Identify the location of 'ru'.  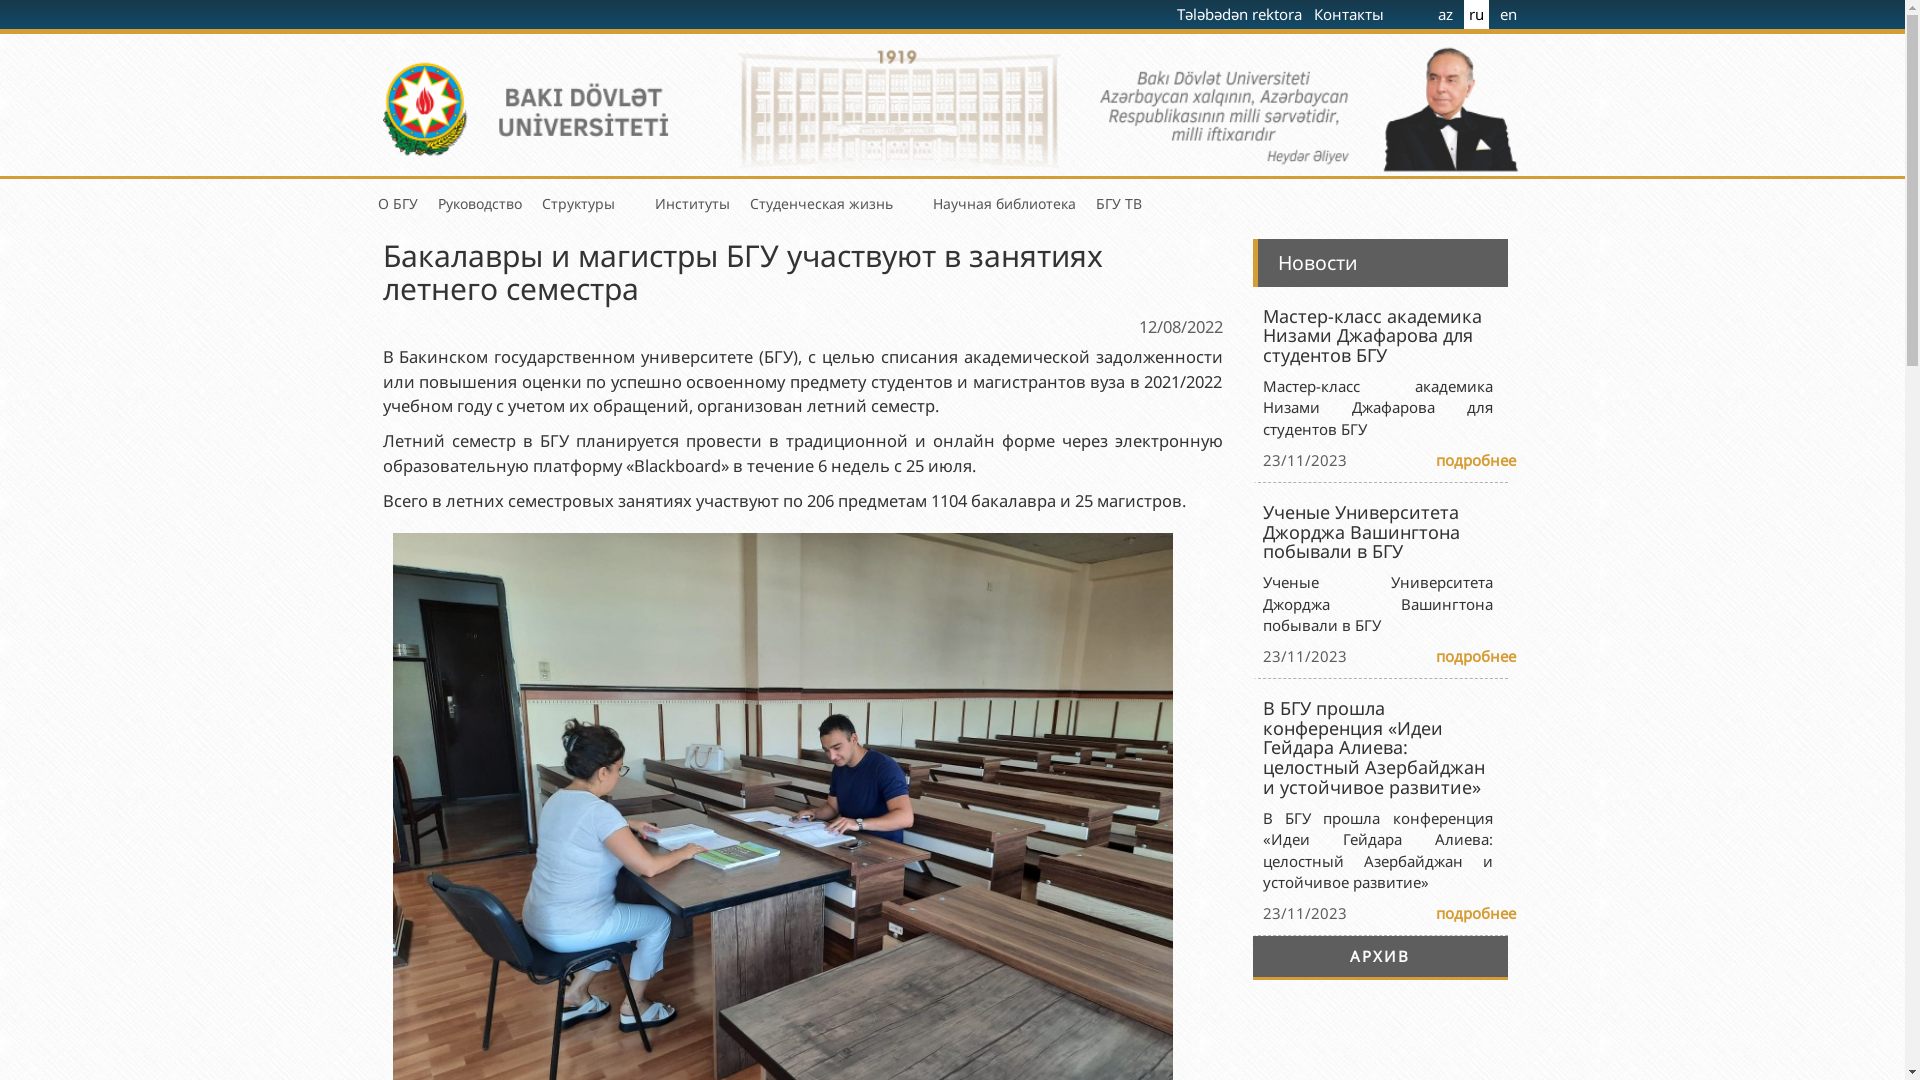
(1475, 14).